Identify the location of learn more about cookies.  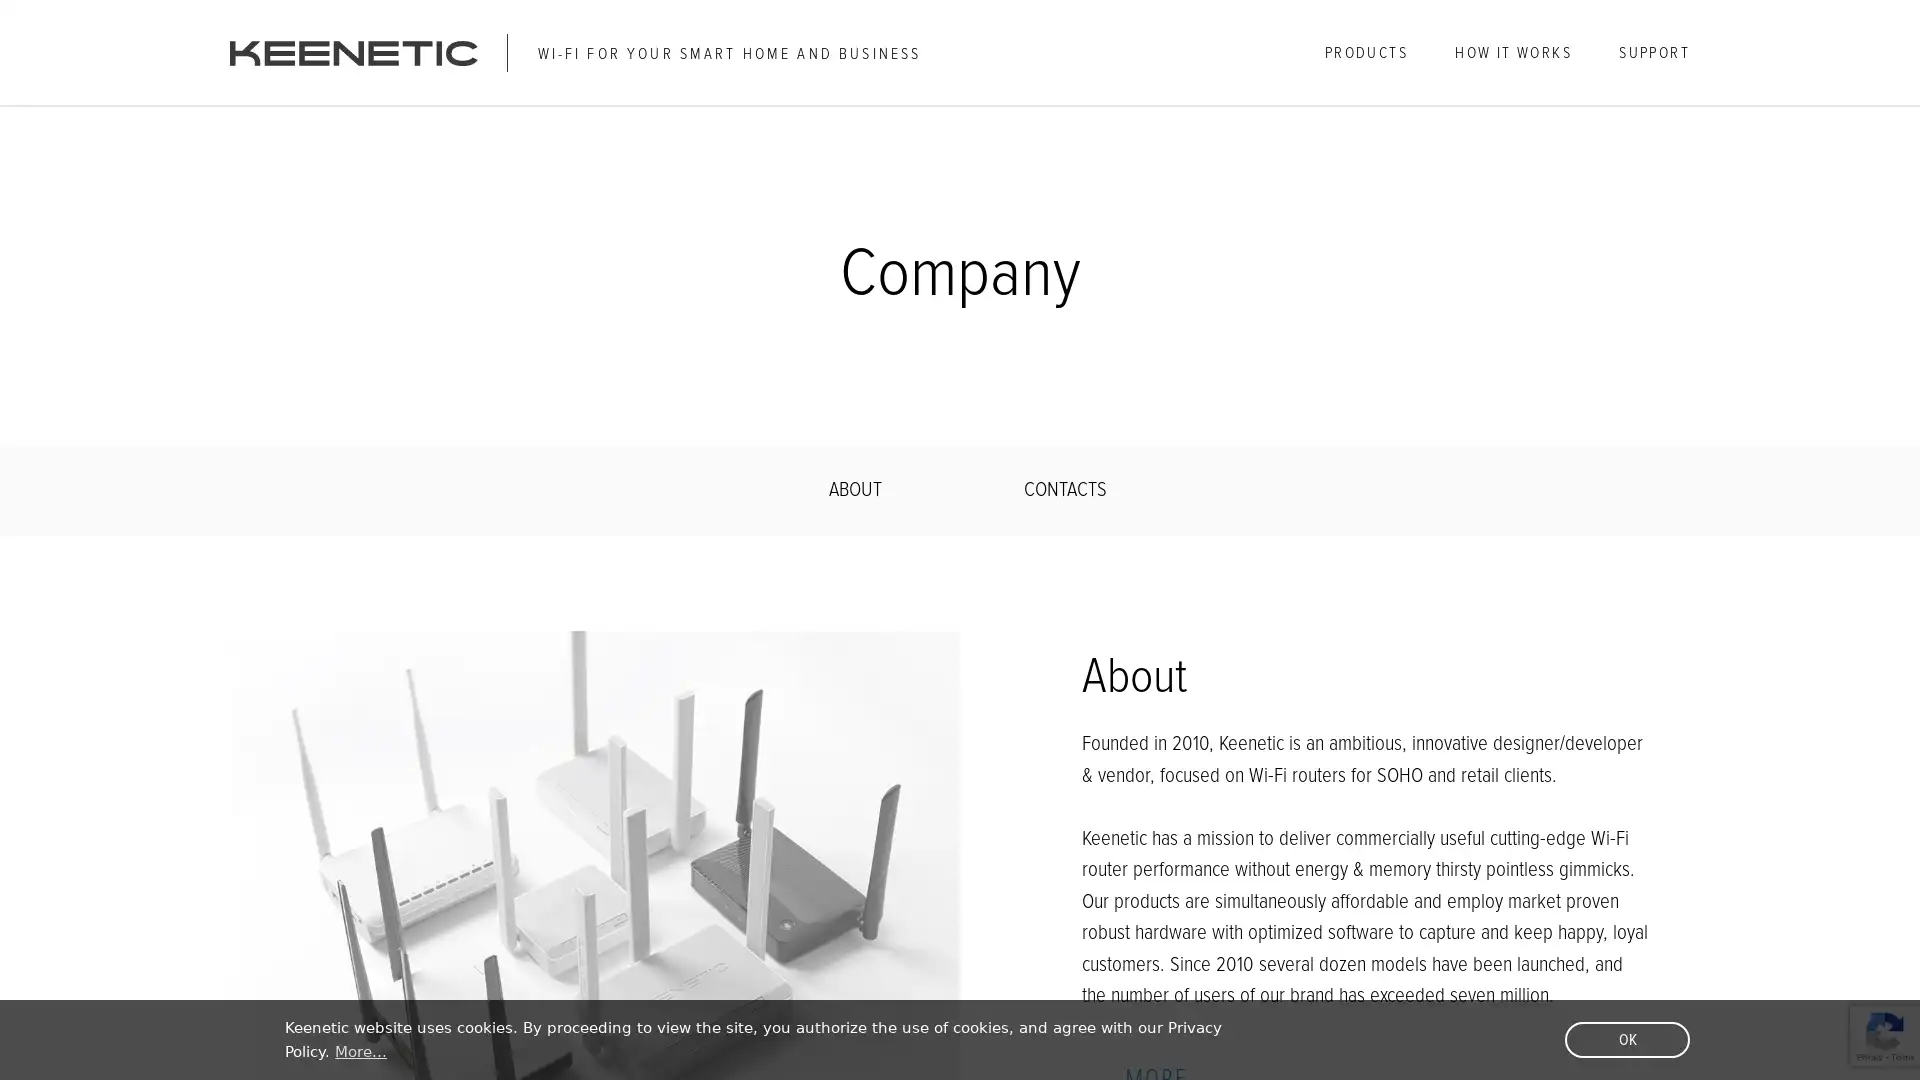
(360, 1051).